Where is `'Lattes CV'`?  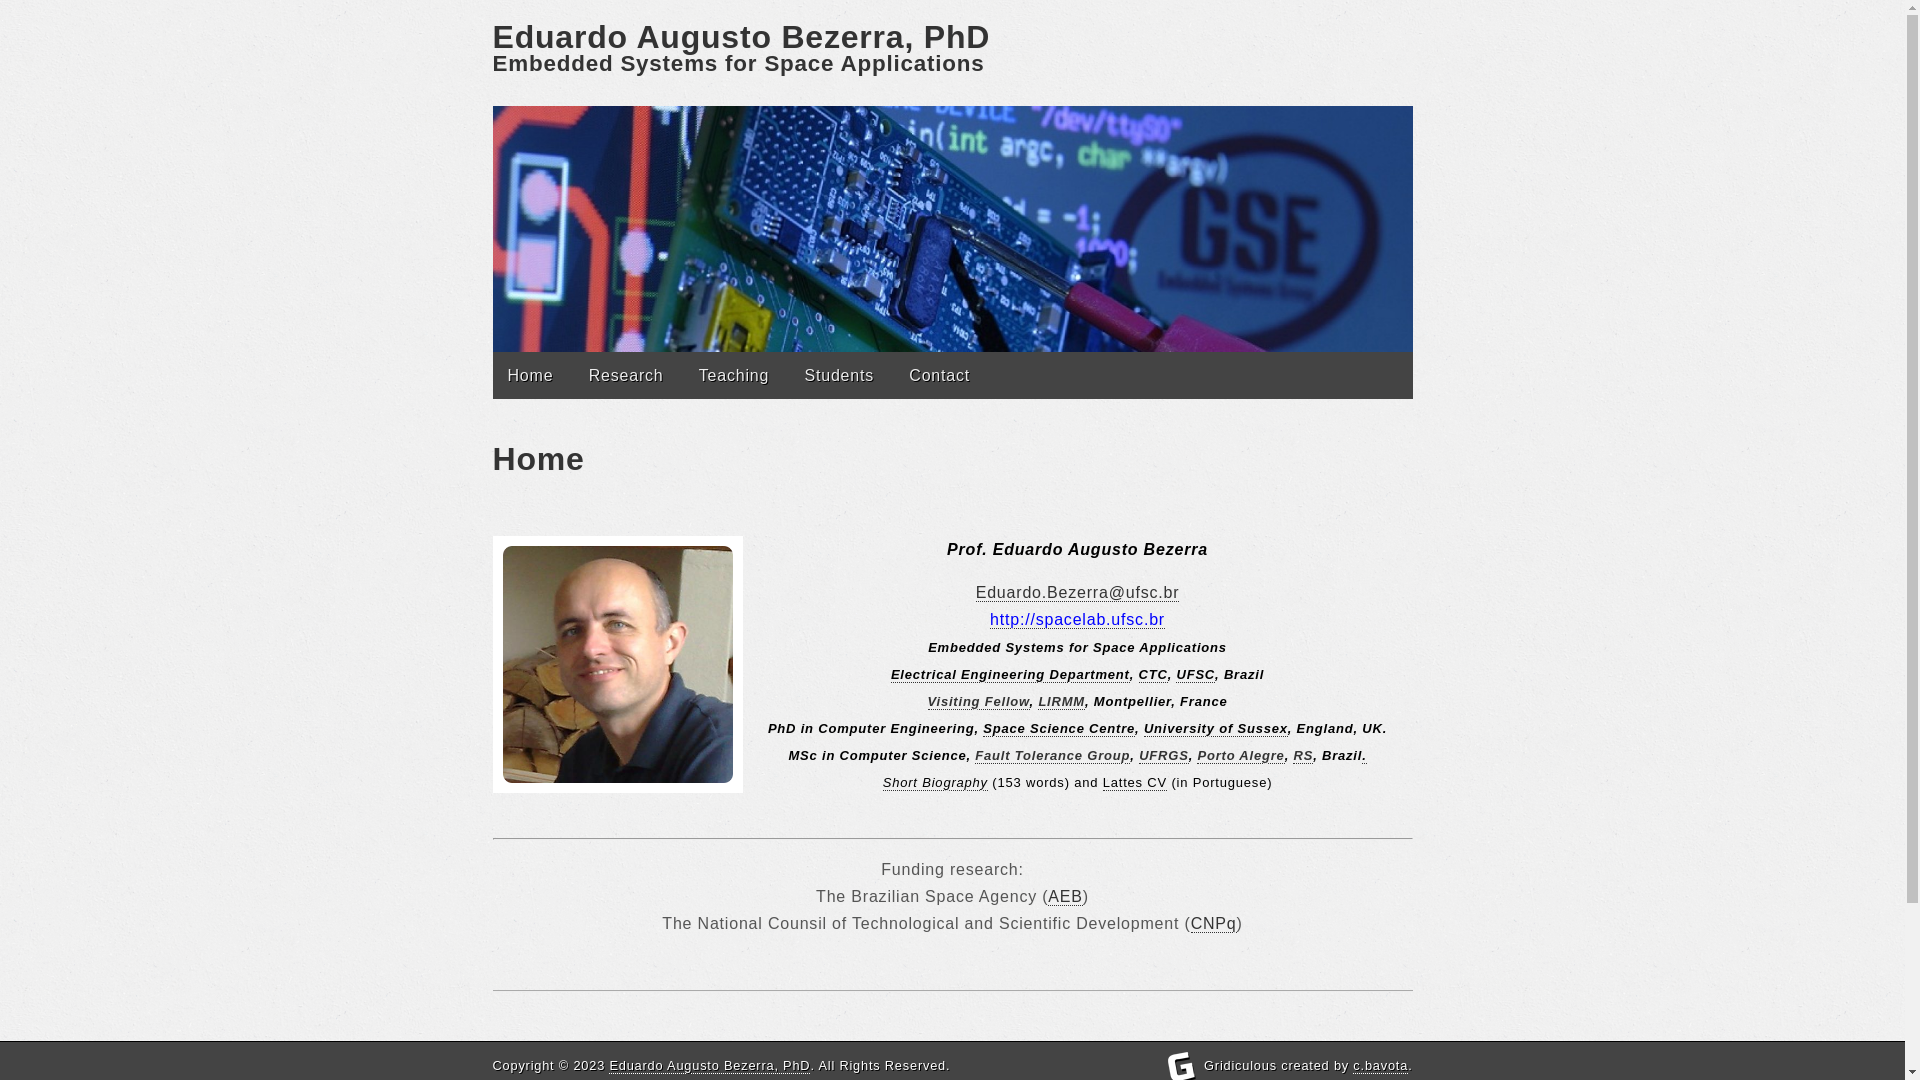
'Lattes CV' is located at coordinates (1134, 782).